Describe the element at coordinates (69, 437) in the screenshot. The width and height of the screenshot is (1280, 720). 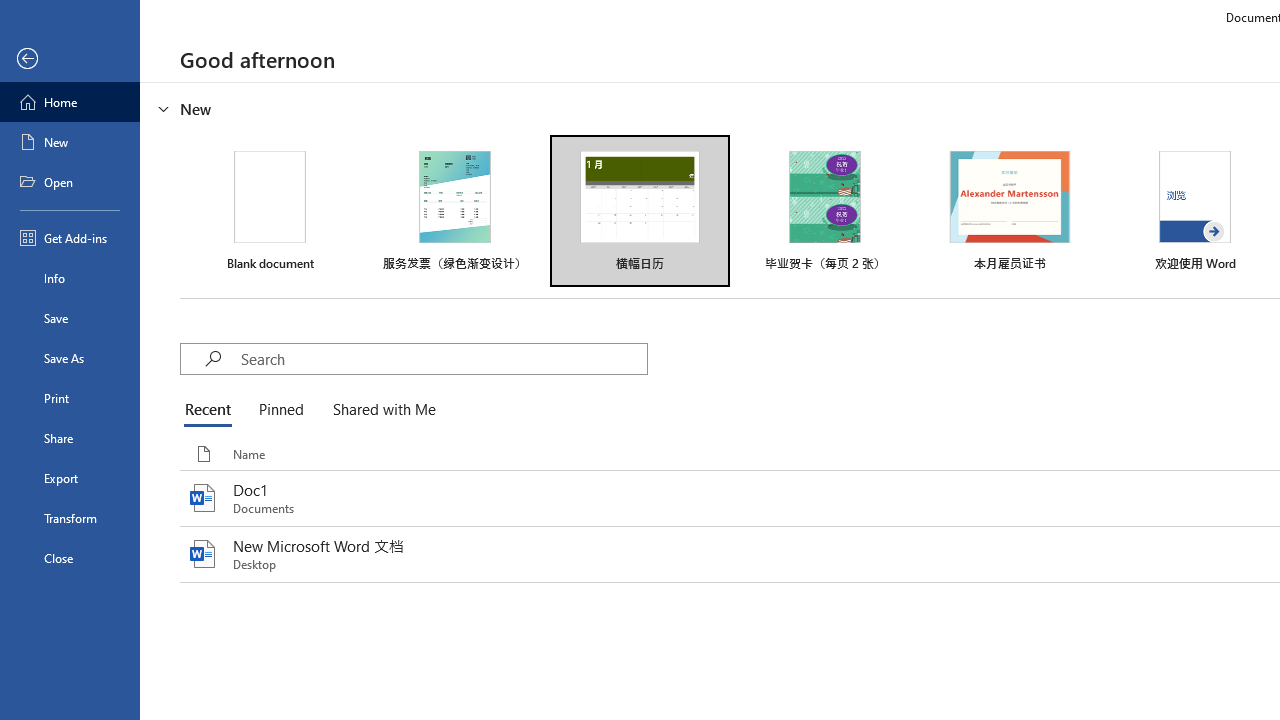
I see `'Share'` at that location.